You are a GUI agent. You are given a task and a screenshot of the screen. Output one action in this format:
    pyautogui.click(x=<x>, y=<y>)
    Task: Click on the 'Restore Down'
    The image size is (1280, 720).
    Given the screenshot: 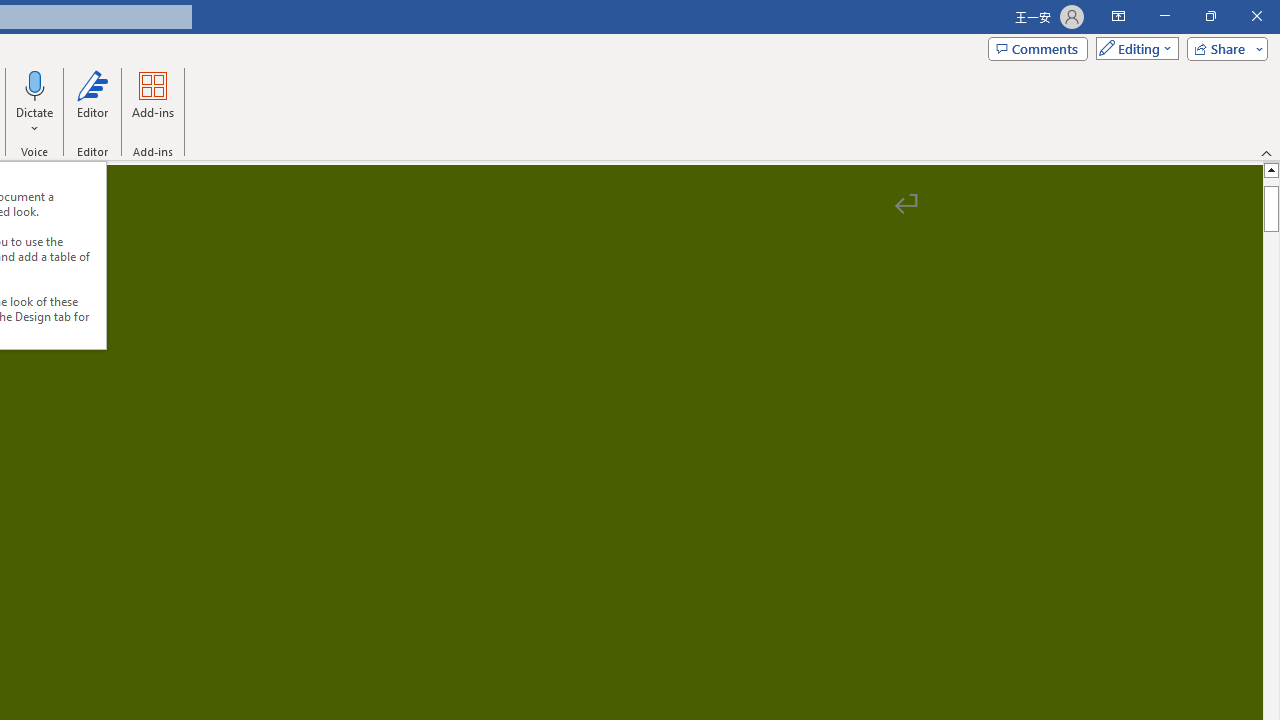 What is the action you would take?
    pyautogui.click(x=1209, y=16)
    